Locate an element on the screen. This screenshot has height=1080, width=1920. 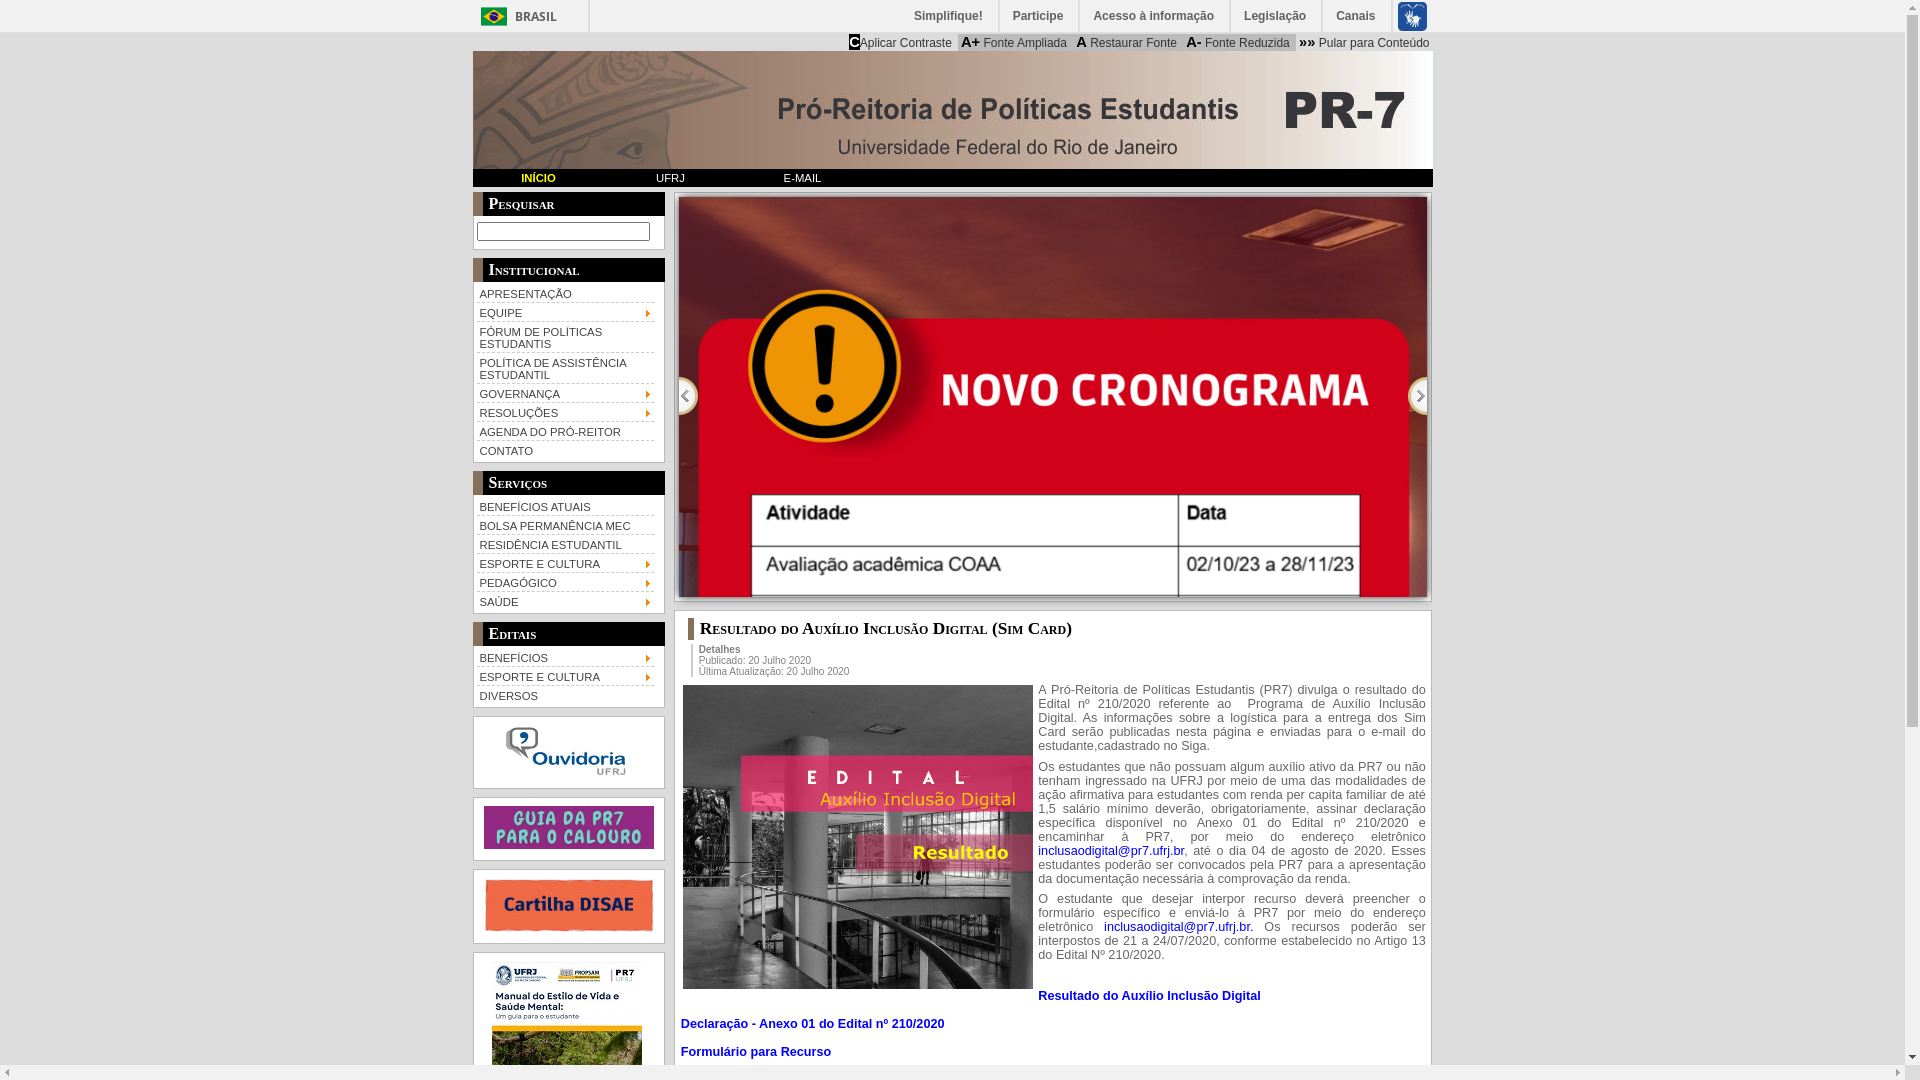
'A Restaurar Fonte' is located at coordinates (1126, 42).